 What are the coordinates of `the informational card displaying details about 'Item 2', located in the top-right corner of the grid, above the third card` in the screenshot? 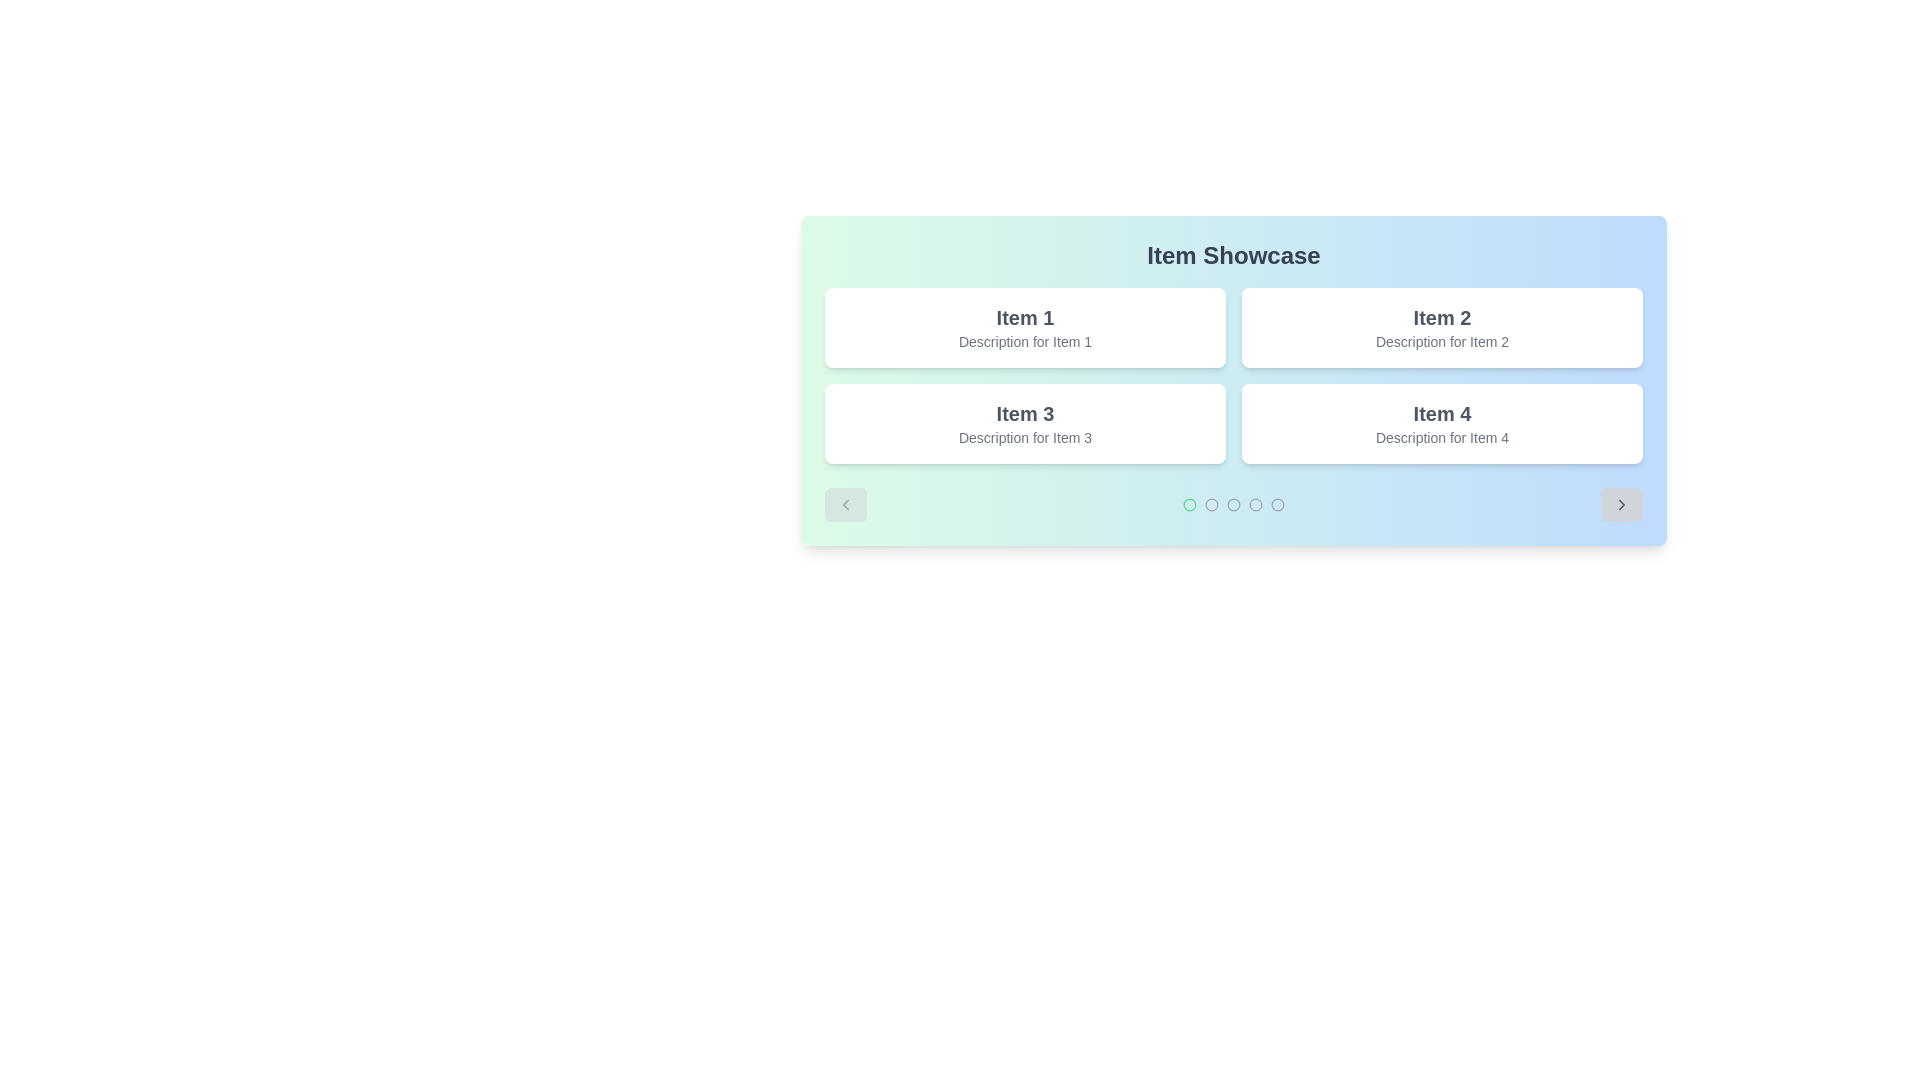 It's located at (1442, 326).